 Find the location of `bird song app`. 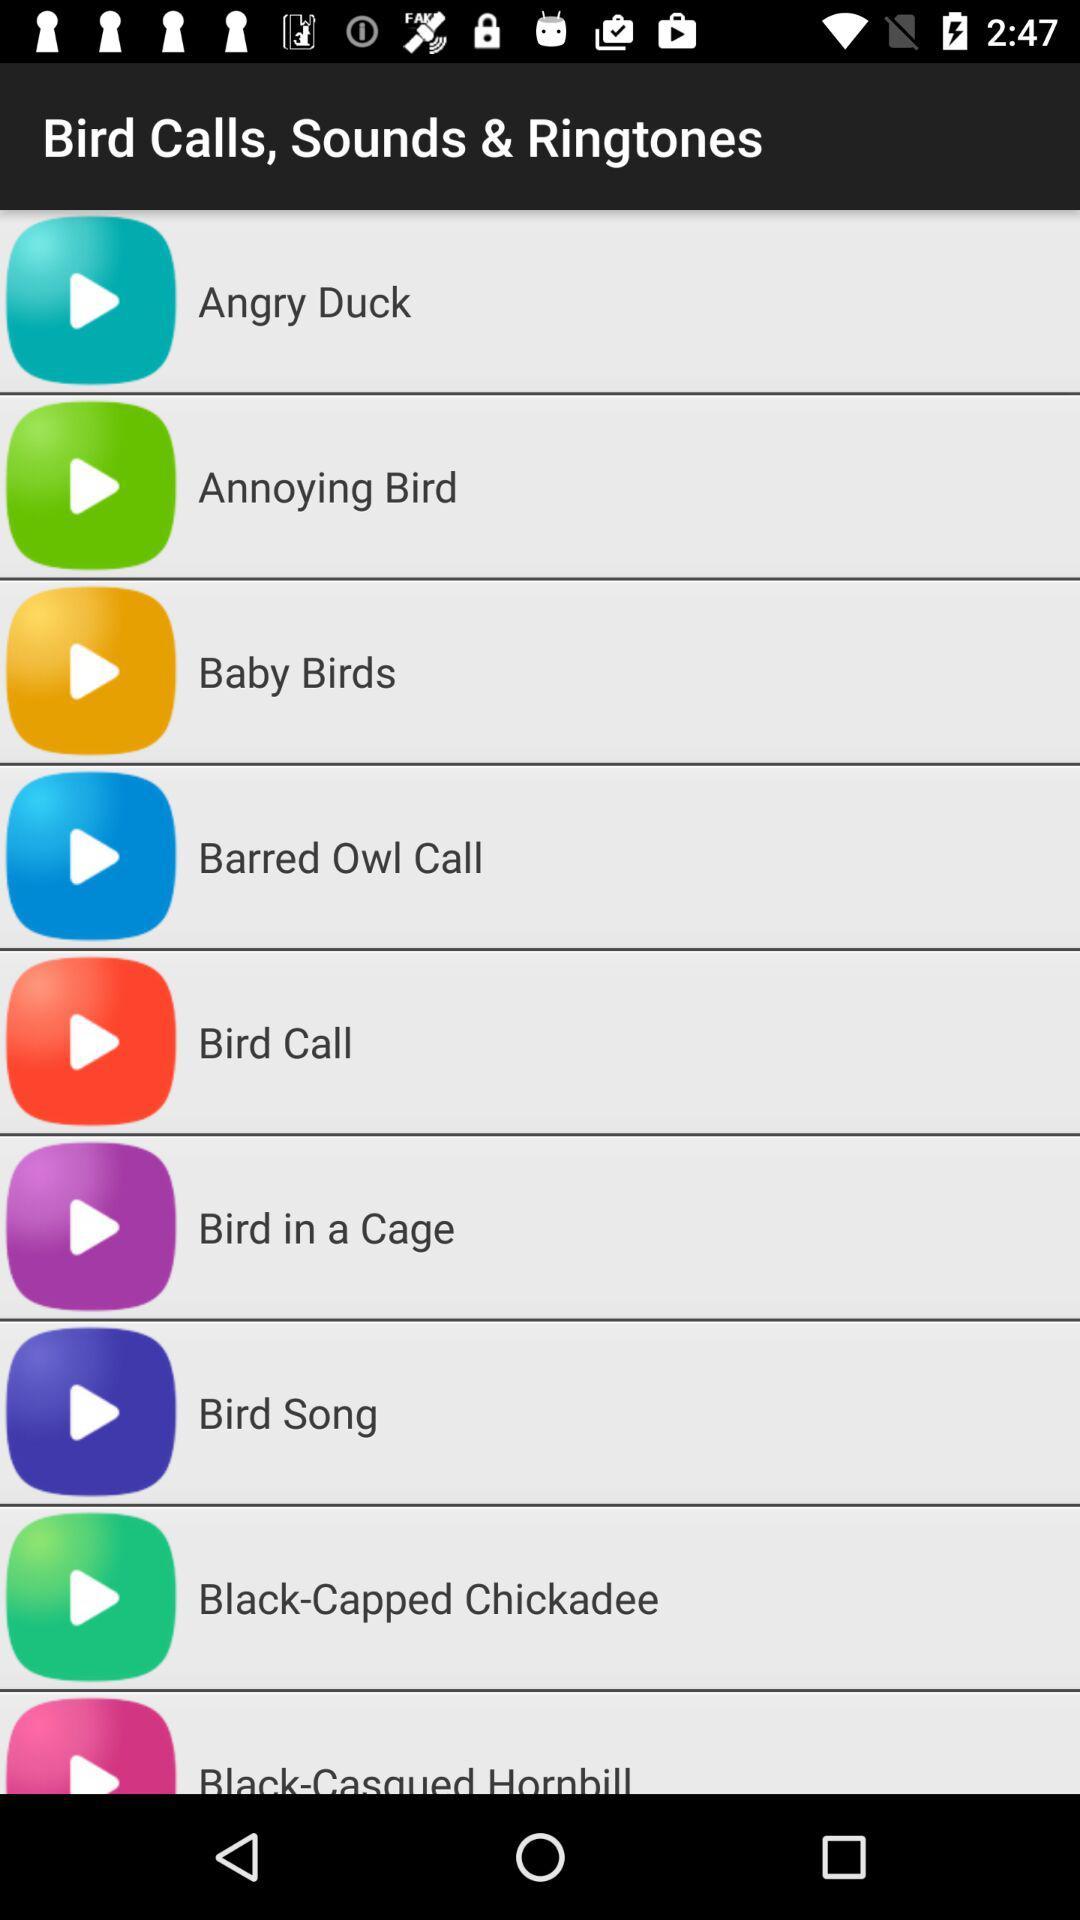

bird song app is located at coordinates (631, 1411).